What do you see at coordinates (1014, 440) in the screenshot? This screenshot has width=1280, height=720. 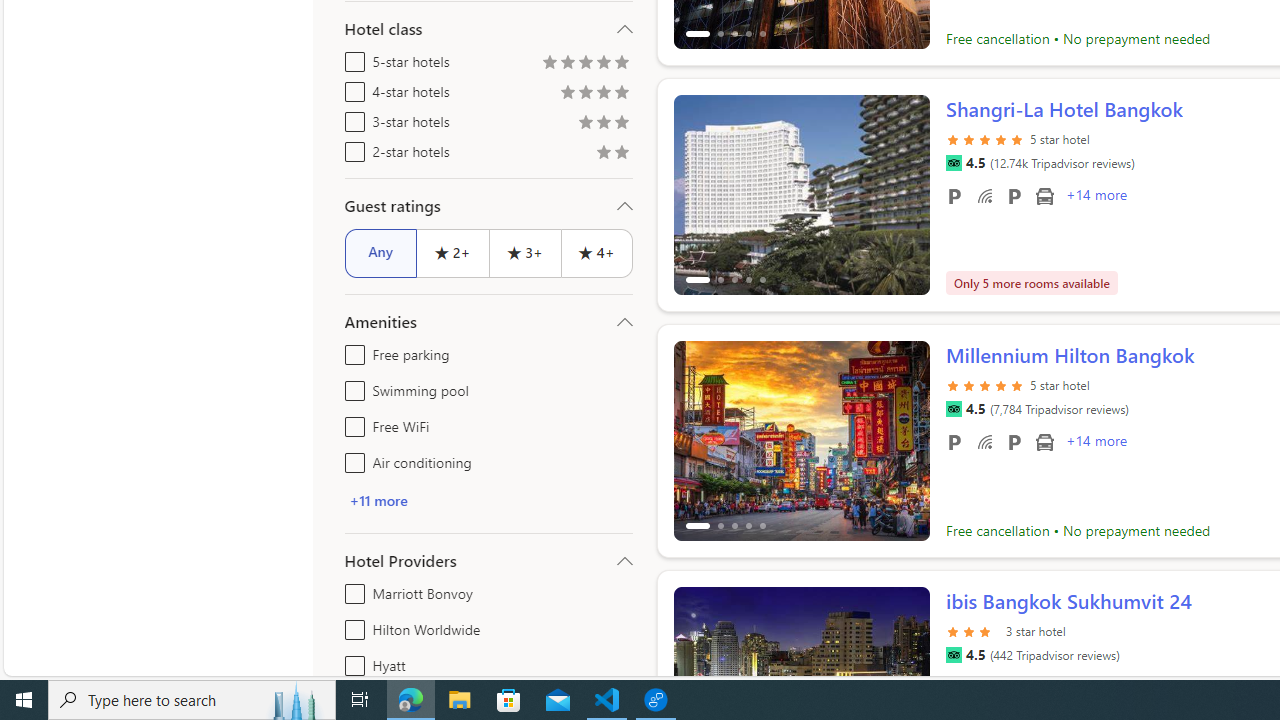 I see `'Valet parking'` at bounding box center [1014, 440].